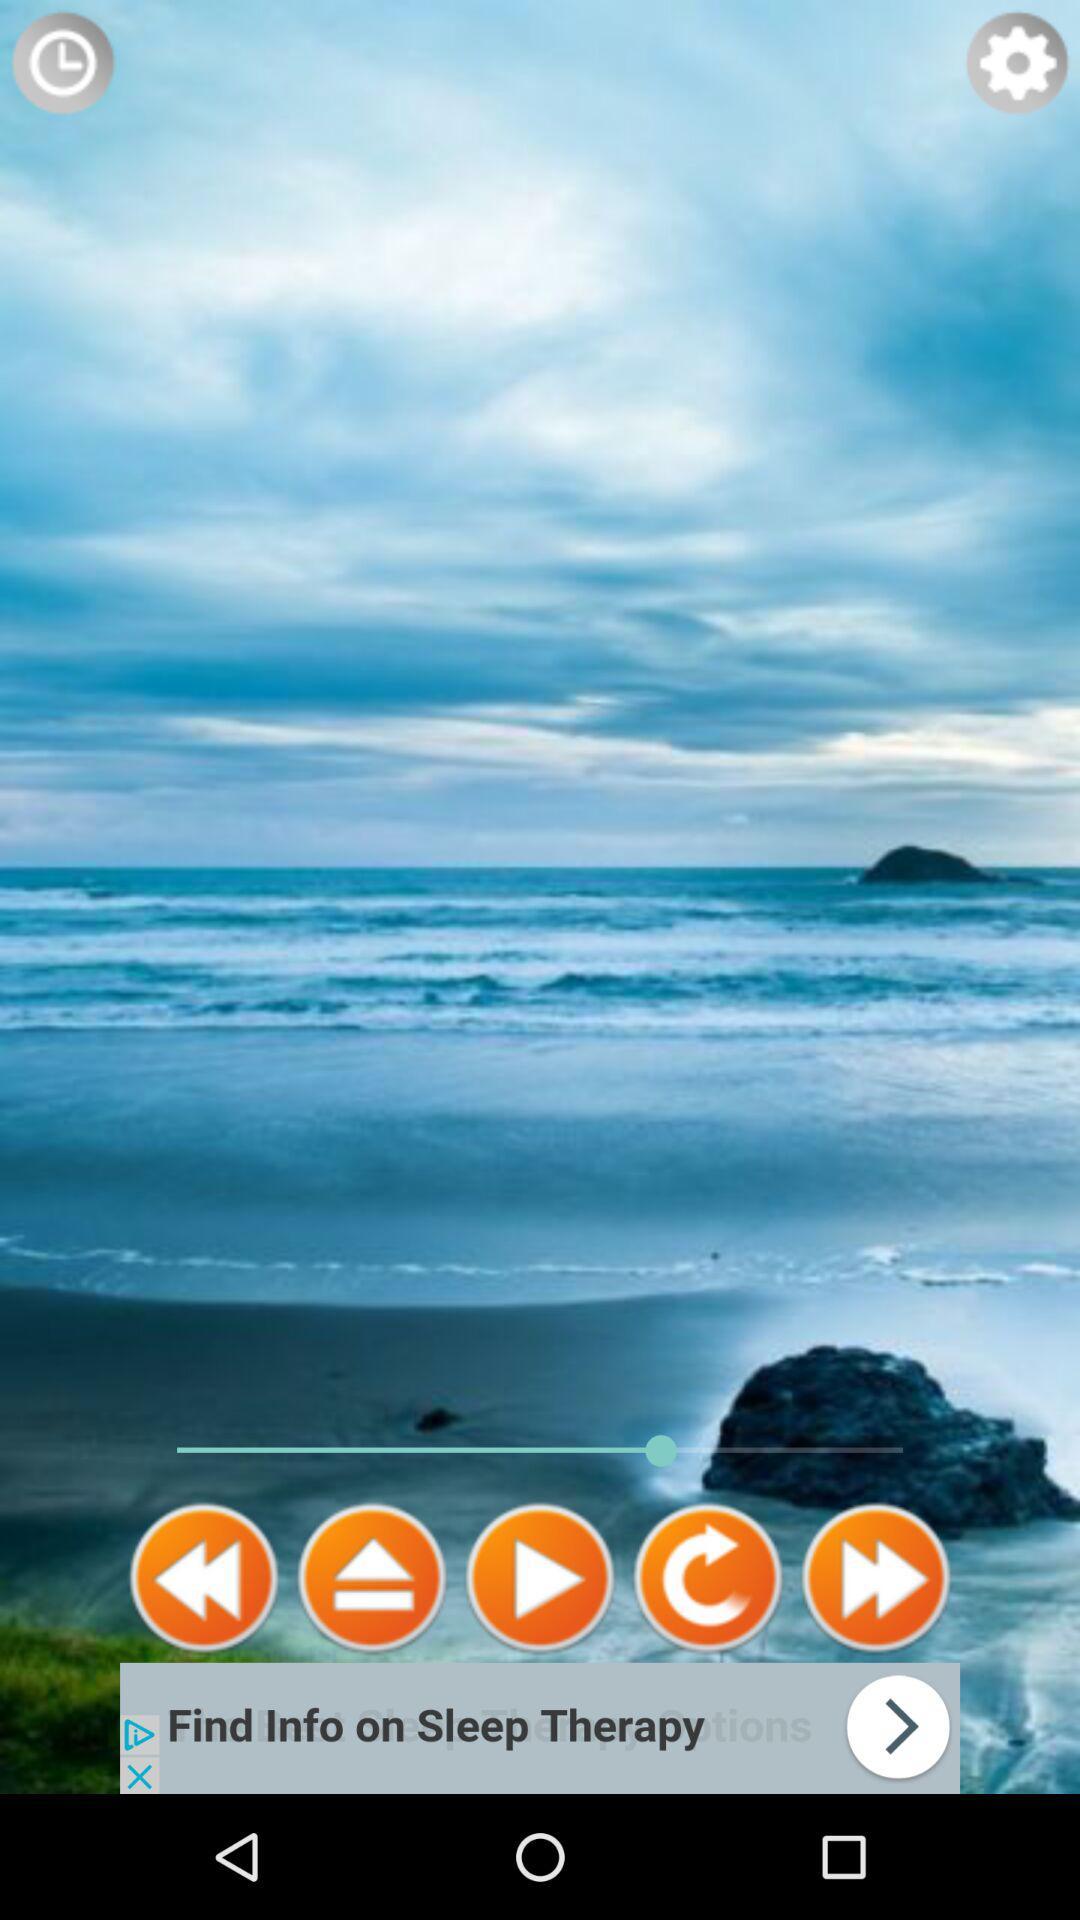 Image resolution: width=1080 pixels, height=1920 pixels. Describe the element at coordinates (1017, 67) in the screenshot. I see `the settings icon` at that location.